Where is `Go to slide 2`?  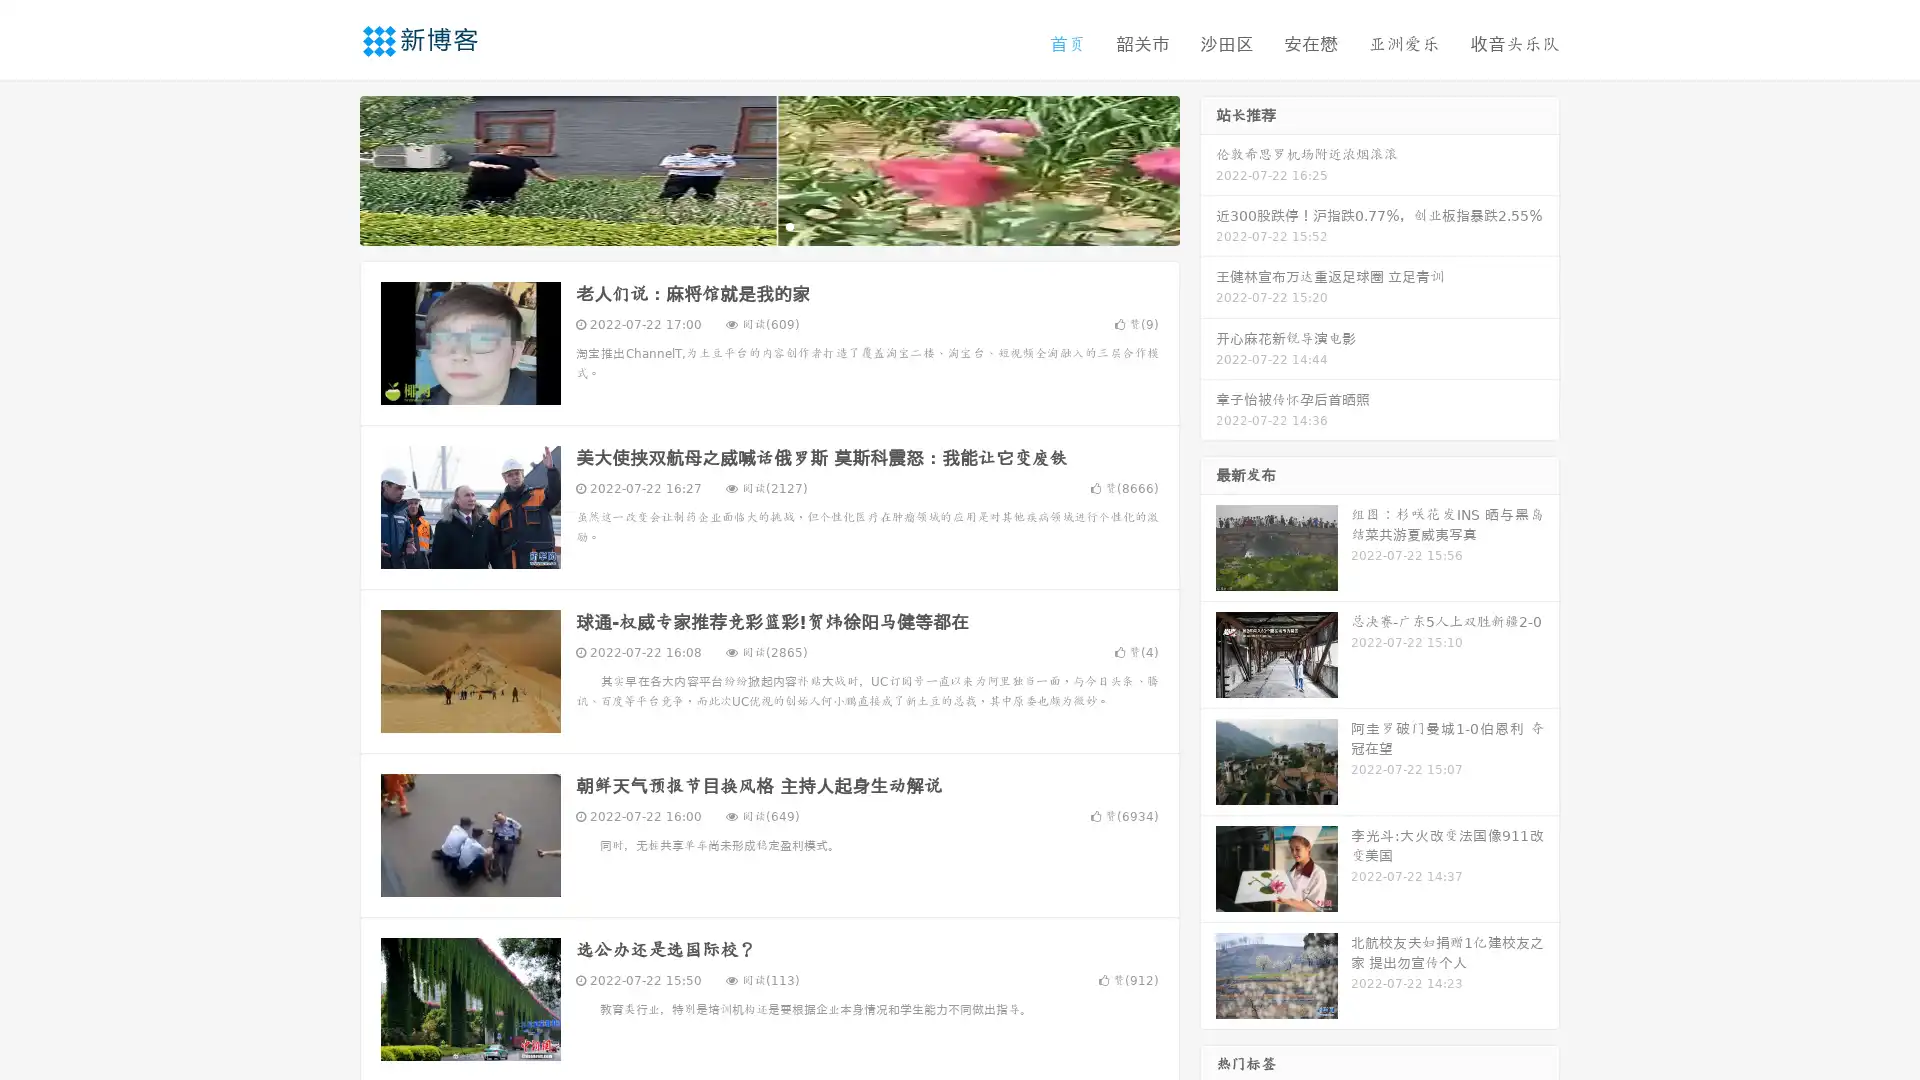 Go to slide 2 is located at coordinates (768, 225).